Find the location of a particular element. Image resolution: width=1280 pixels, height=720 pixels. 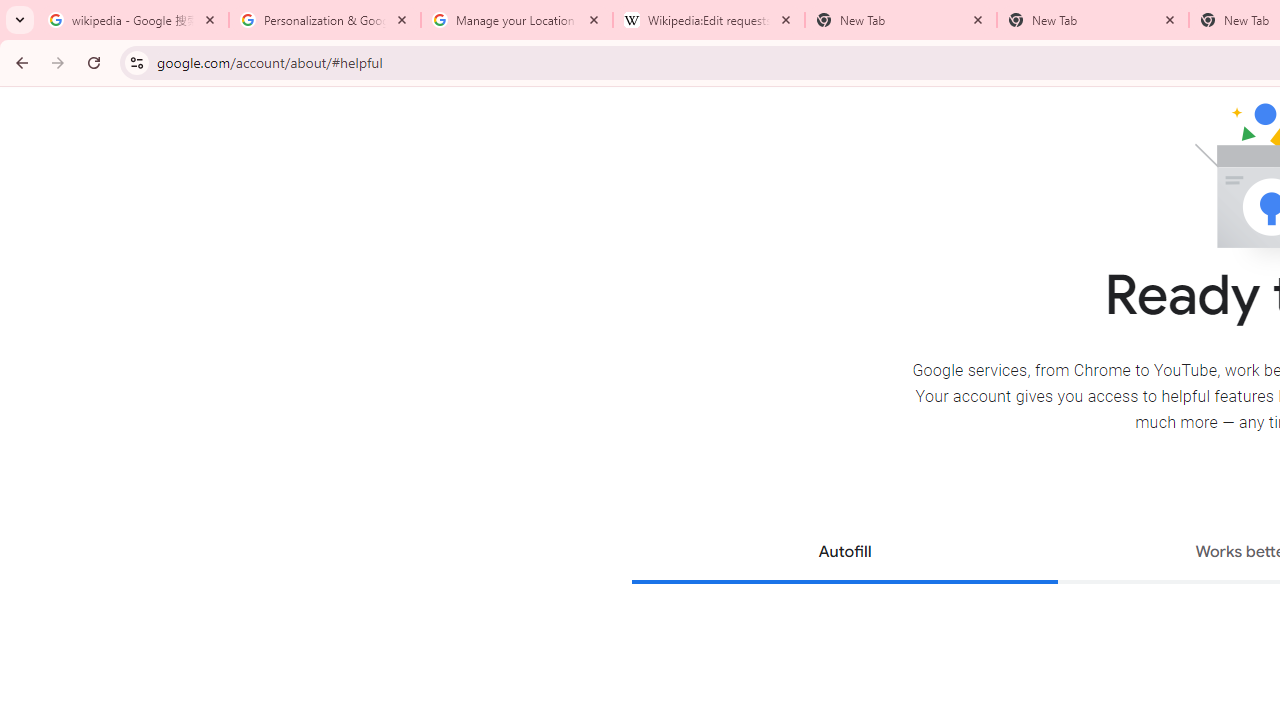

'Manage your Location History - Google Search Help' is located at coordinates (517, 20).